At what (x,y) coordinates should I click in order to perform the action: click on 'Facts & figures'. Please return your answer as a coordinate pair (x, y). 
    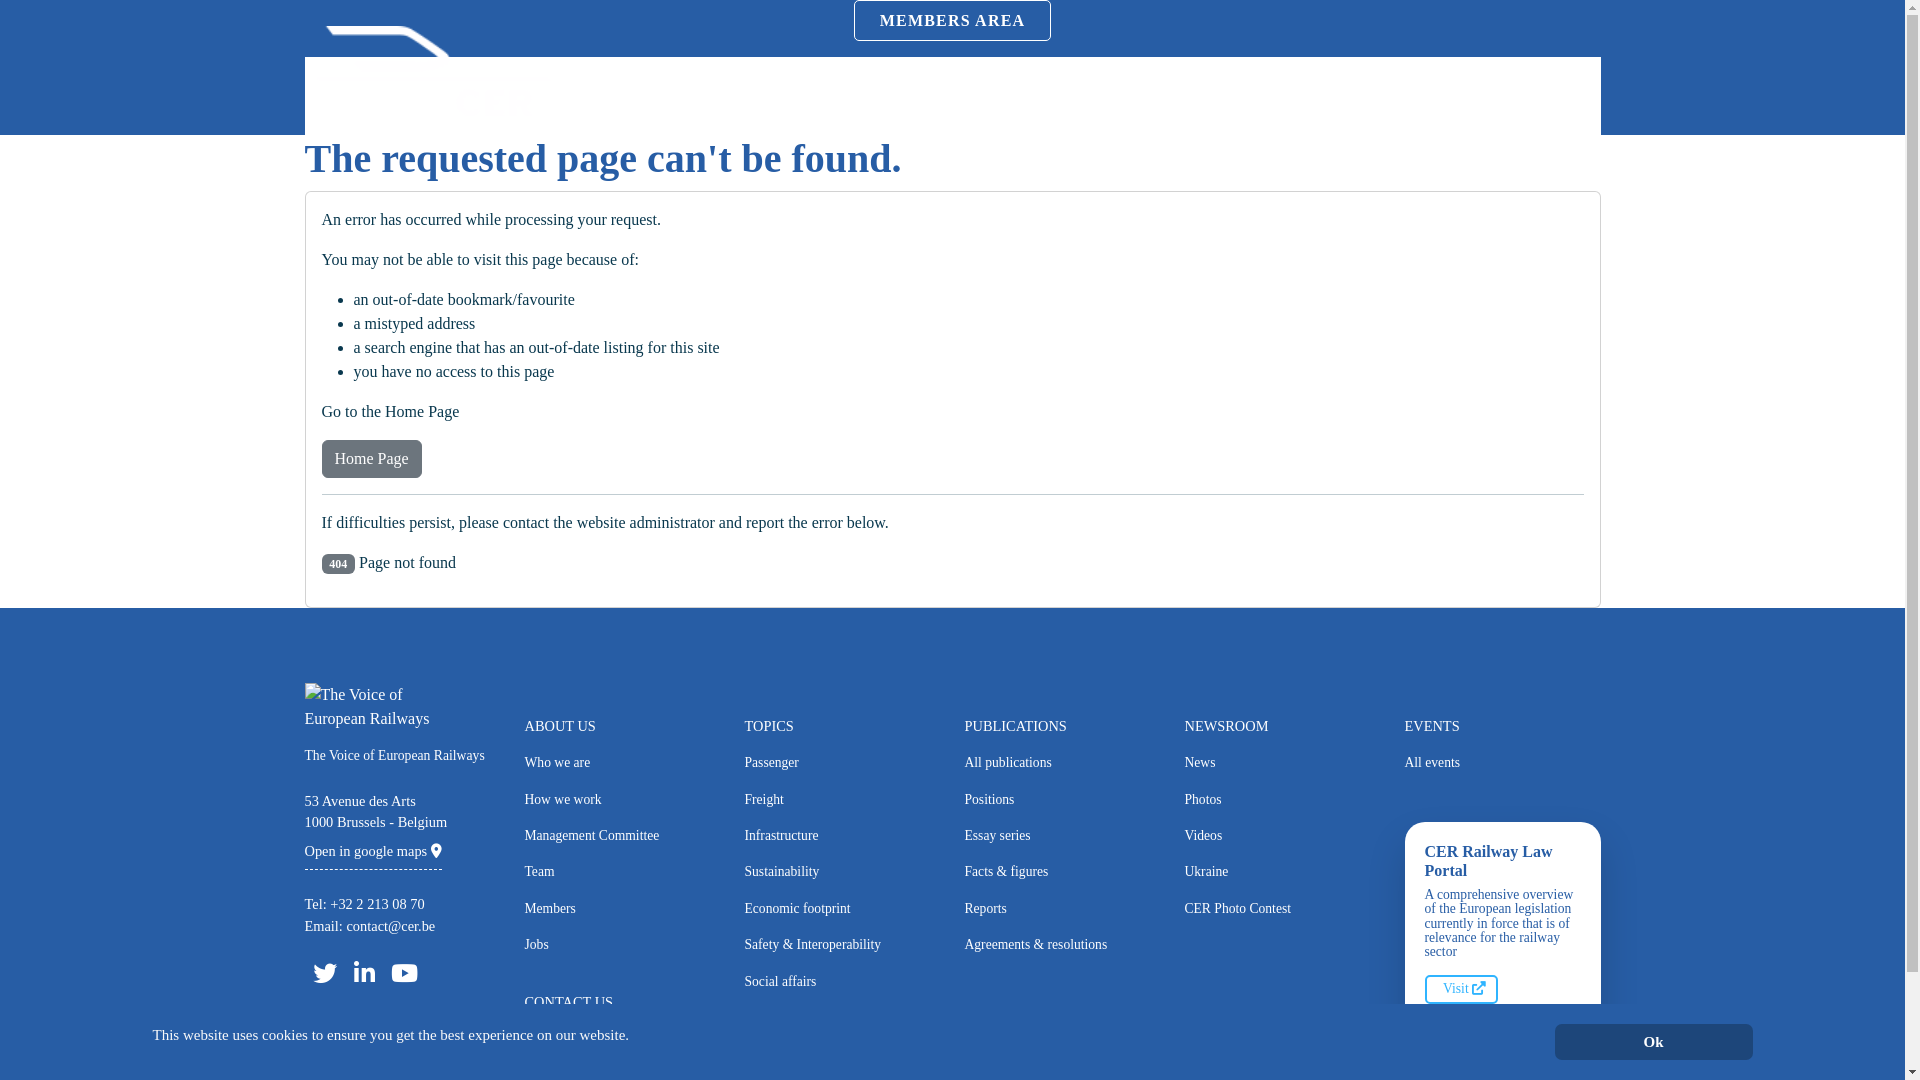
    Looking at the image, I should click on (964, 870).